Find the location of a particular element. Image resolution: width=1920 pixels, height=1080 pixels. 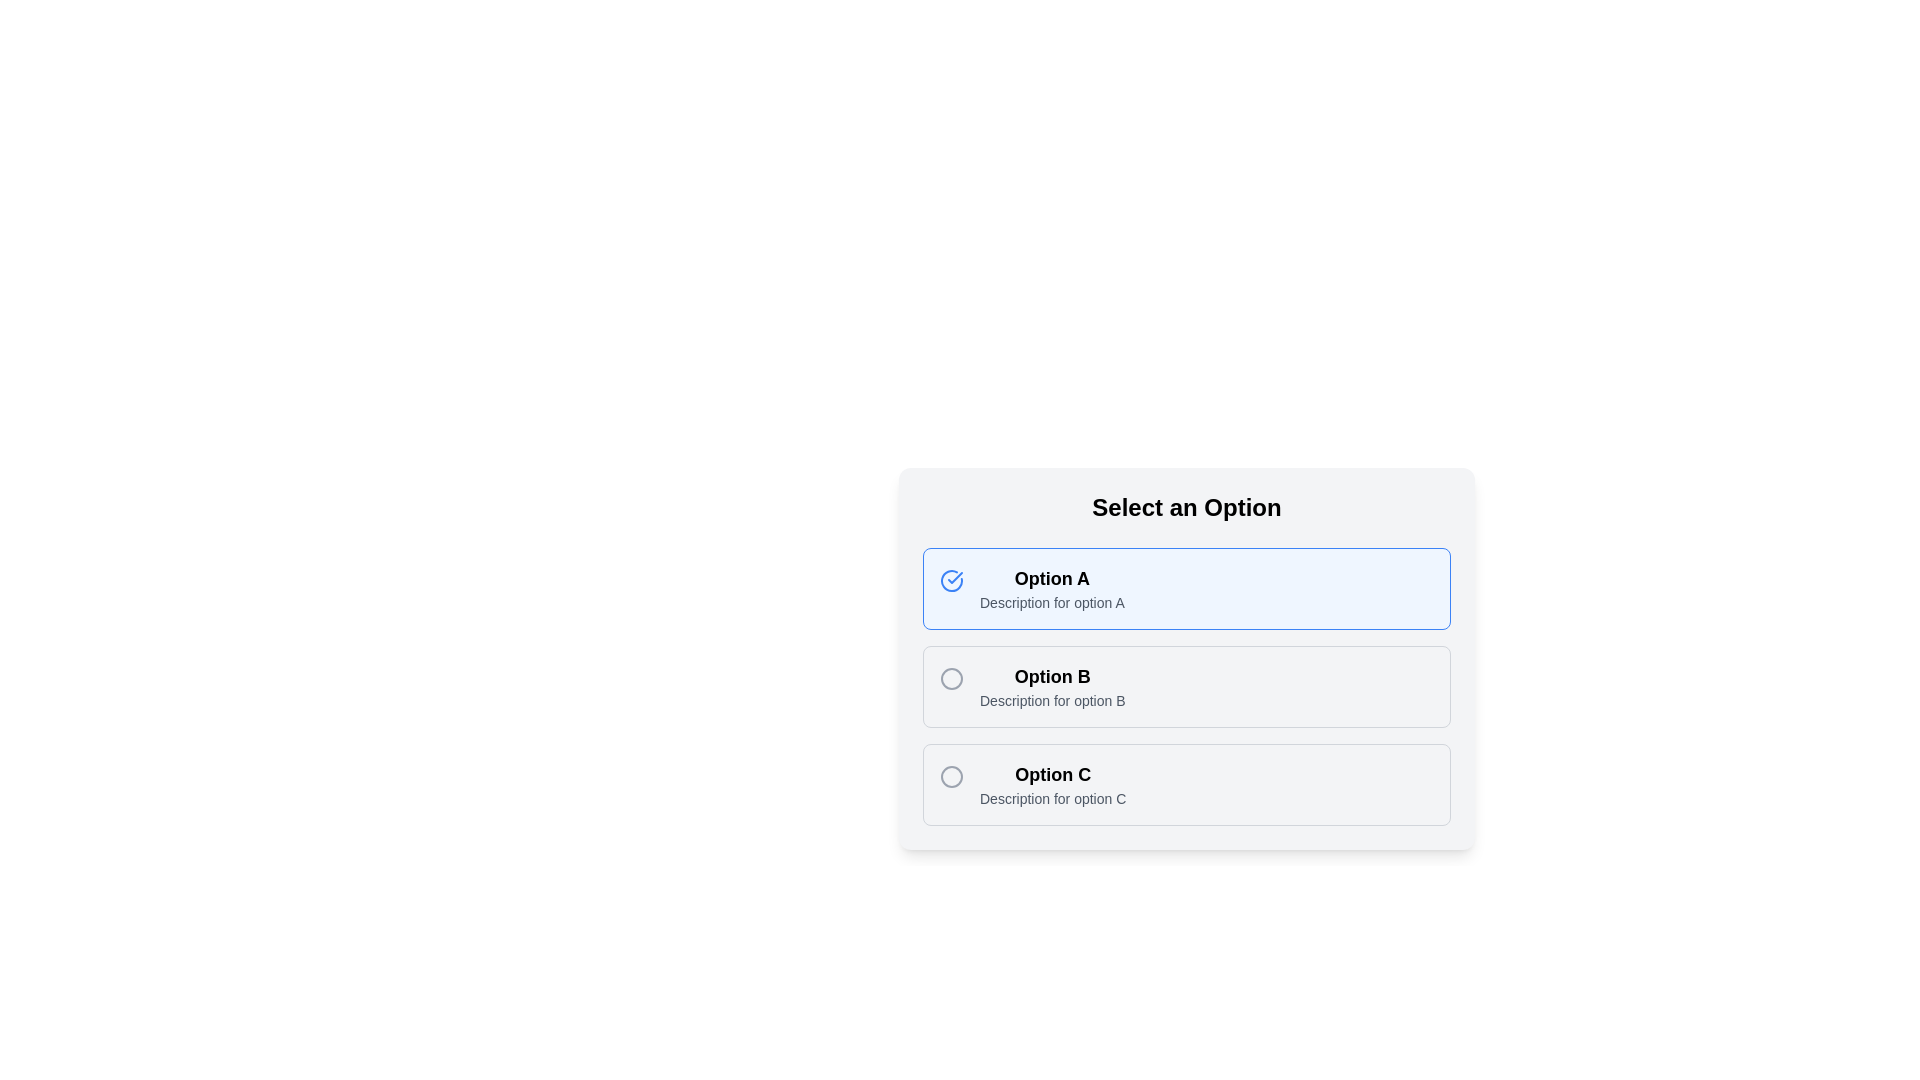

the unselected state Circle (SVG Component) of the radio button labeled 'Option B' in the 'Select an Option' section is located at coordinates (950, 677).